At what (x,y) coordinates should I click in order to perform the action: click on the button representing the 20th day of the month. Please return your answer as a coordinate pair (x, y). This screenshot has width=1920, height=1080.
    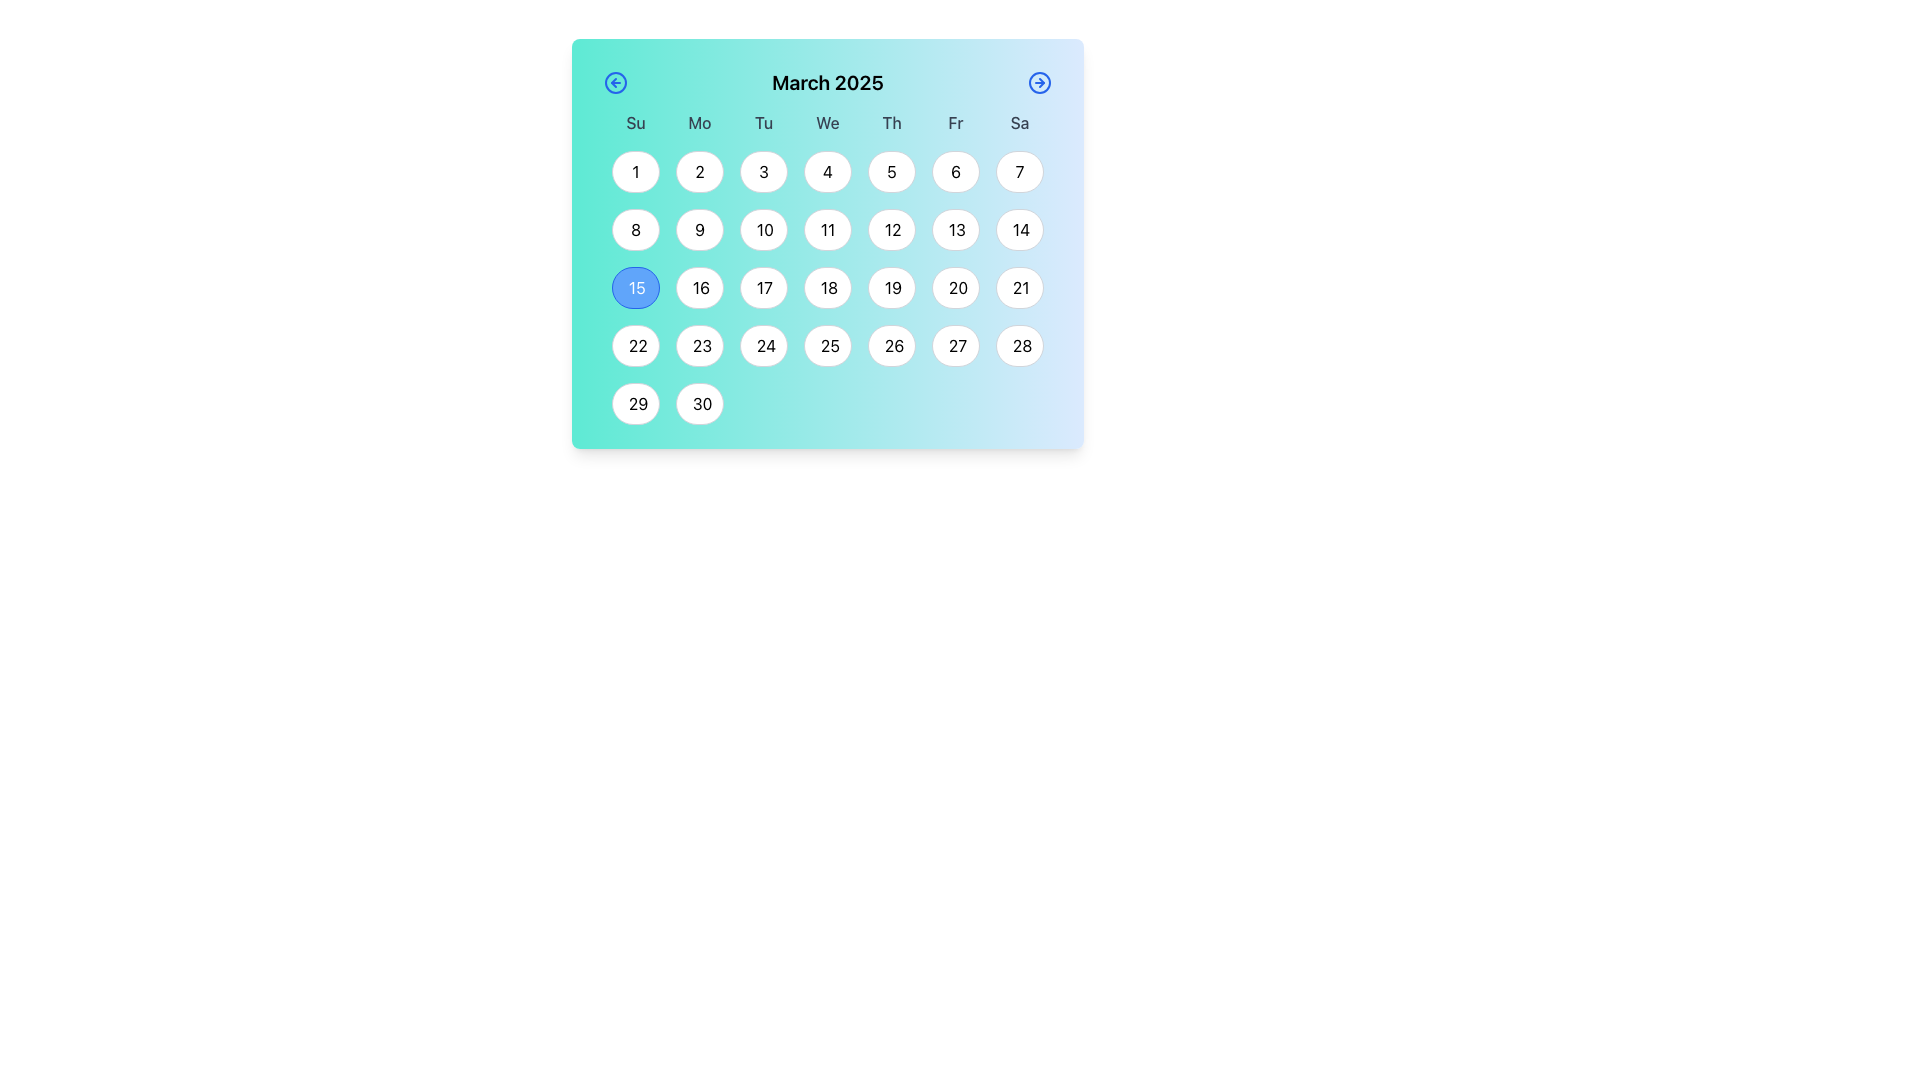
    Looking at the image, I should click on (954, 288).